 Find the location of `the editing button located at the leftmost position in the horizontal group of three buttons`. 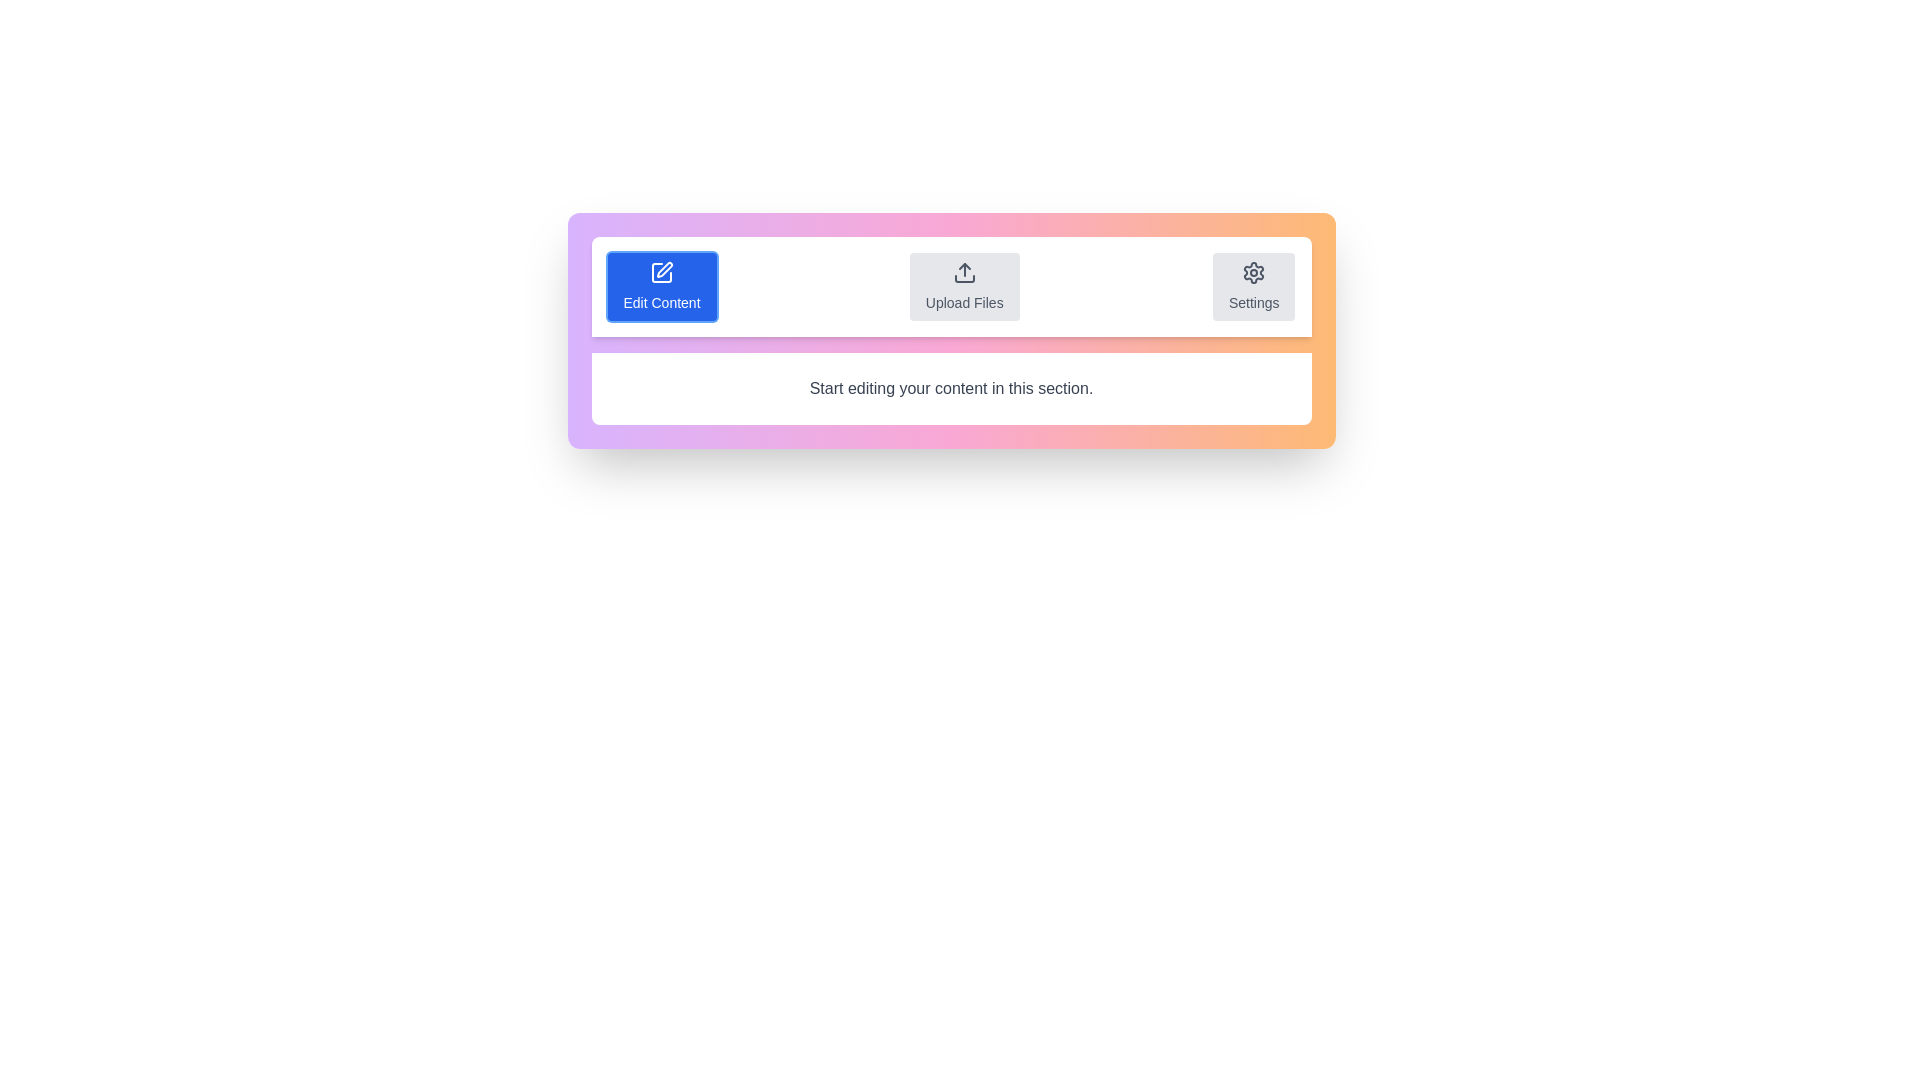

the editing button located at the leftmost position in the horizontal group of three buttons is located at coordinates (662, 286).